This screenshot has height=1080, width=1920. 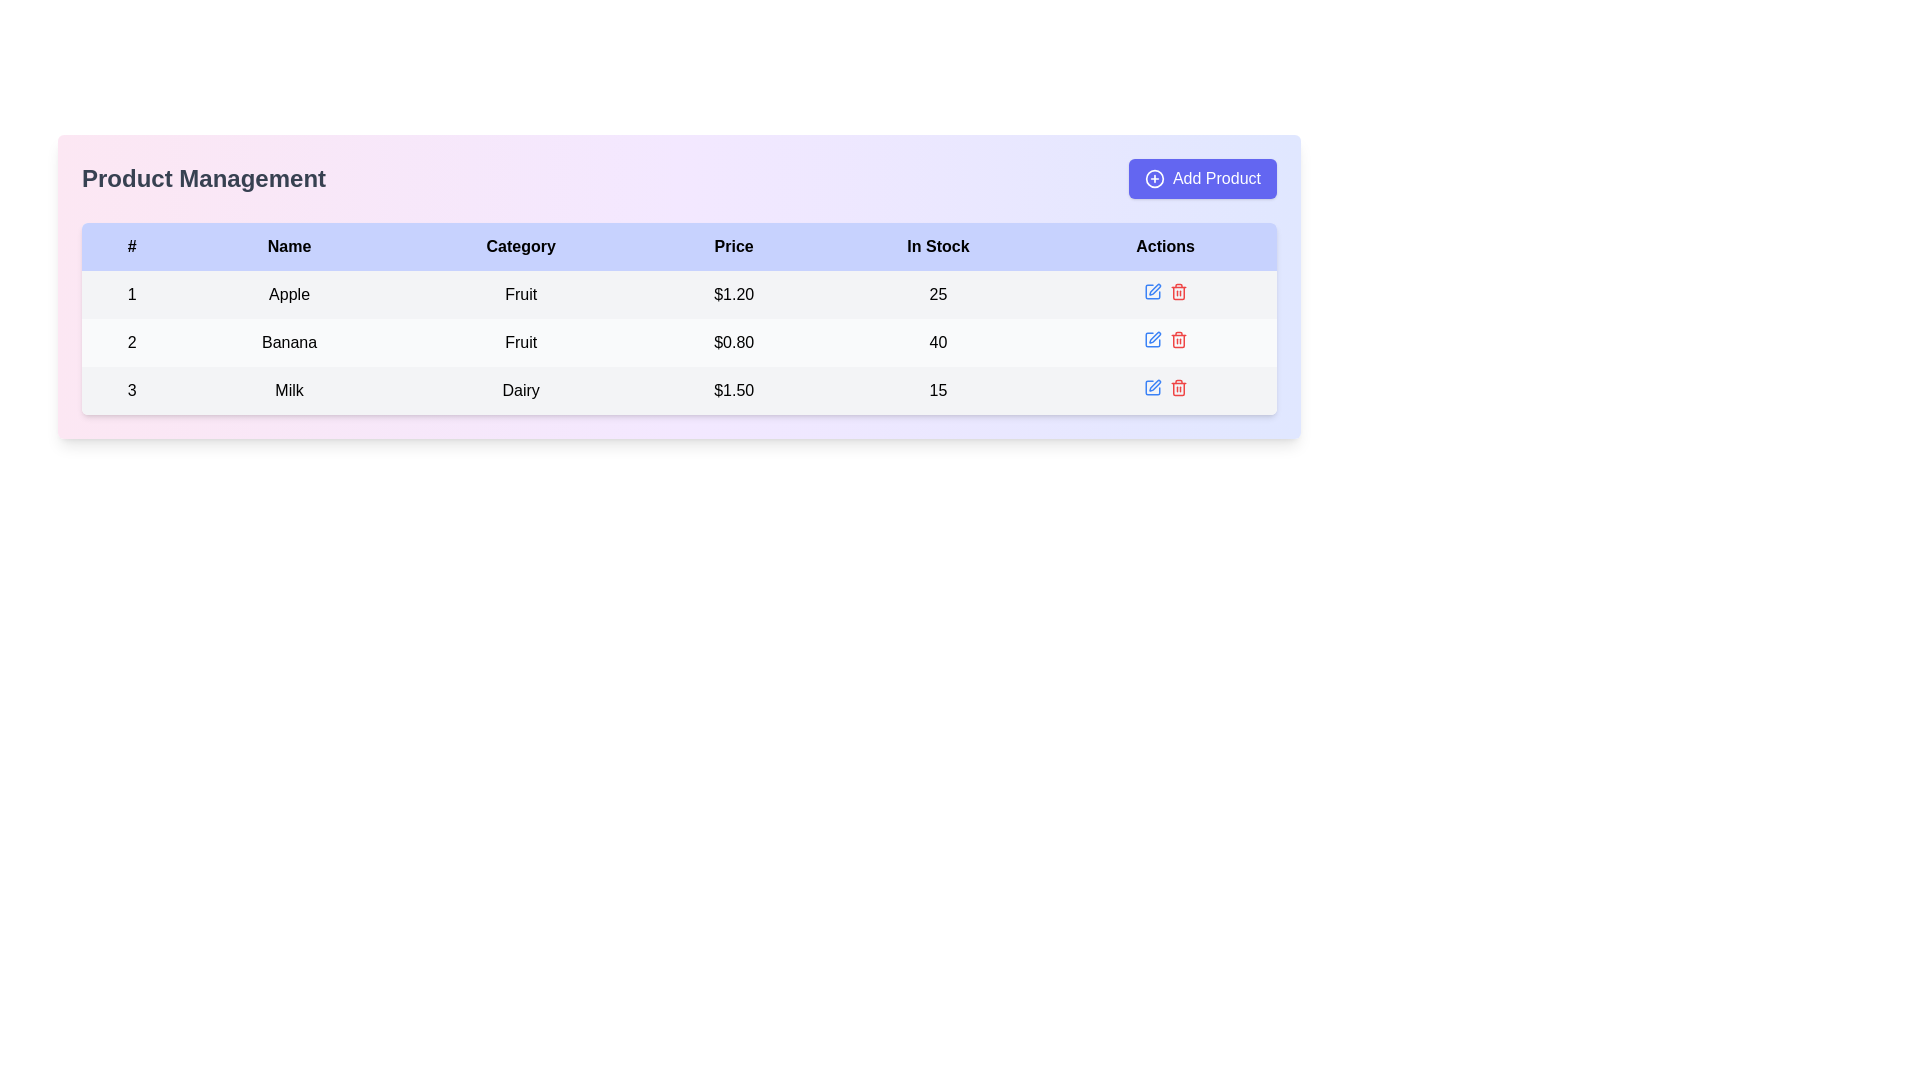 I want to click on the Table Header Cell element displaying the text '#' located in the top-left corner of the table header row, so click(x=131, y=245).